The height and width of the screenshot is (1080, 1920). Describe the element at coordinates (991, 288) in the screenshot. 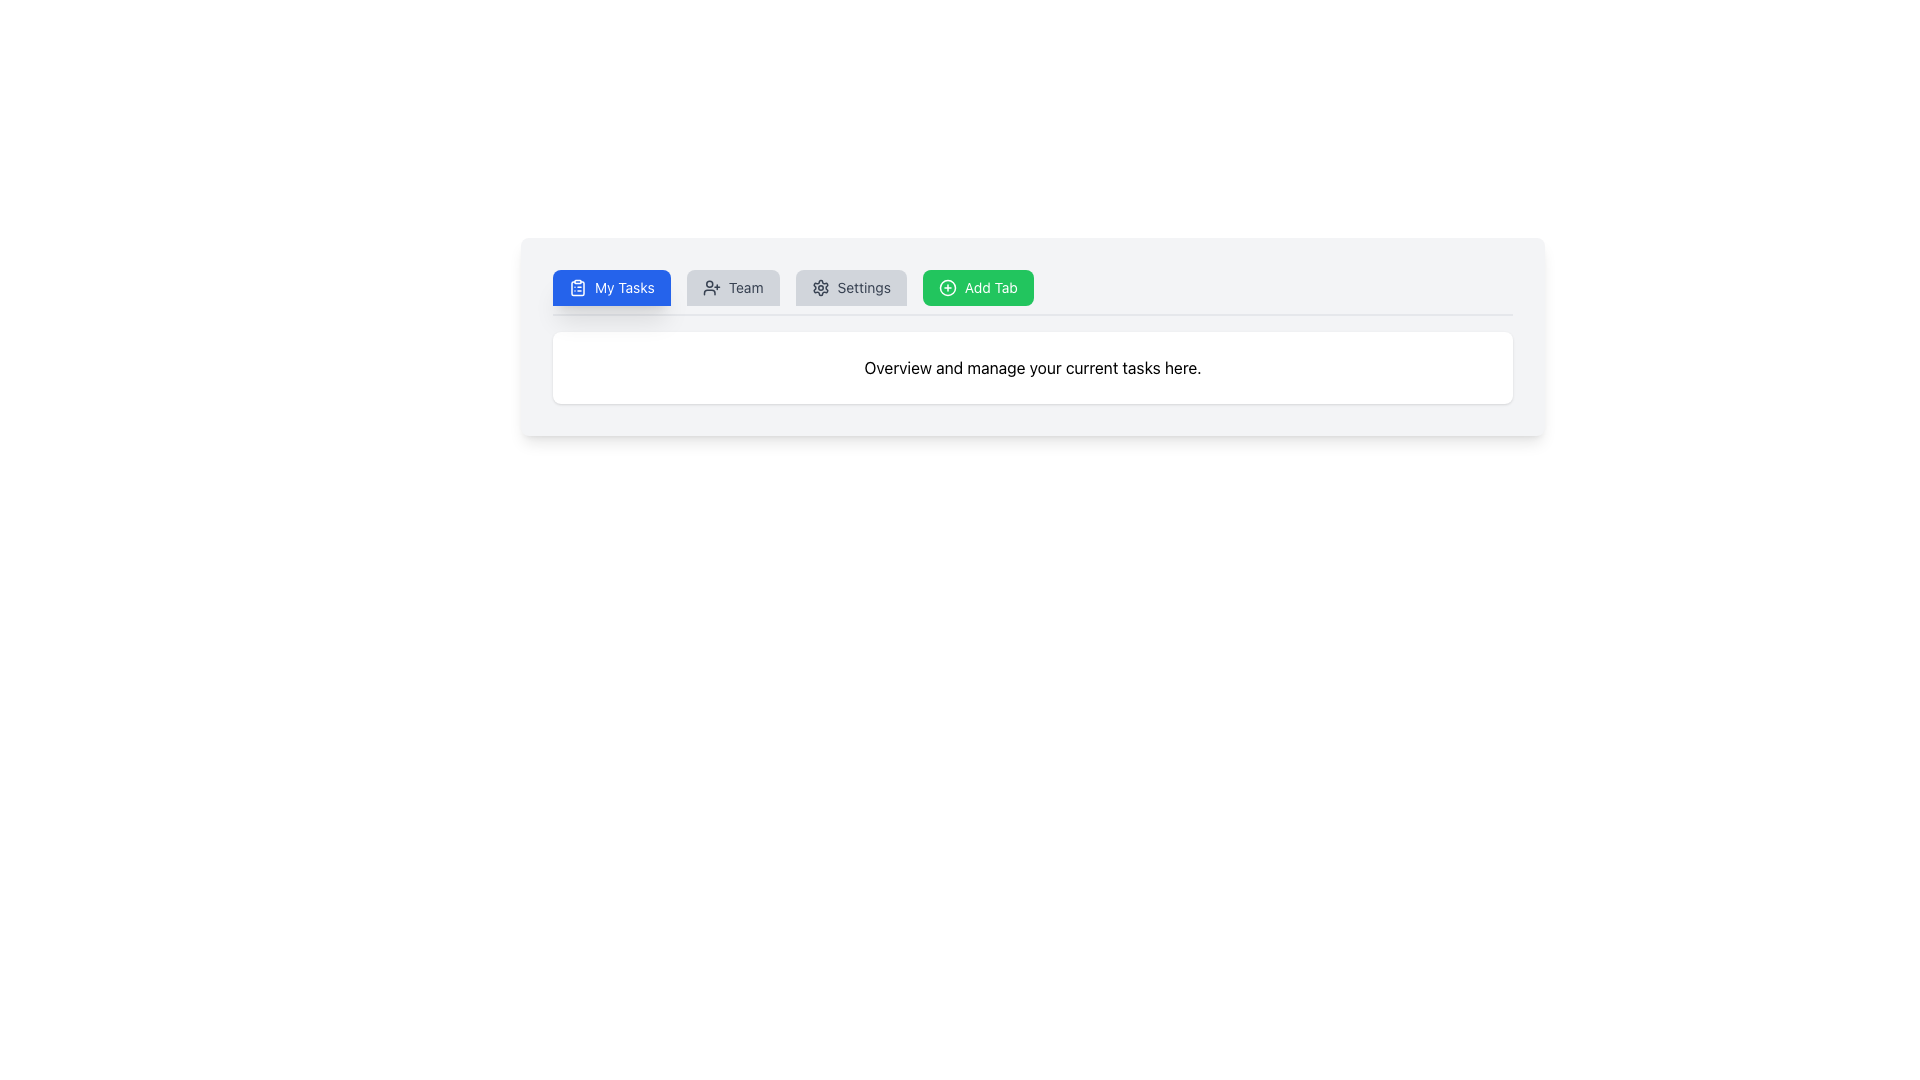

I see `text displayed on the label indicating the button's function to add a new tab, which is part of a green button in the top right section of the interface` at that location.